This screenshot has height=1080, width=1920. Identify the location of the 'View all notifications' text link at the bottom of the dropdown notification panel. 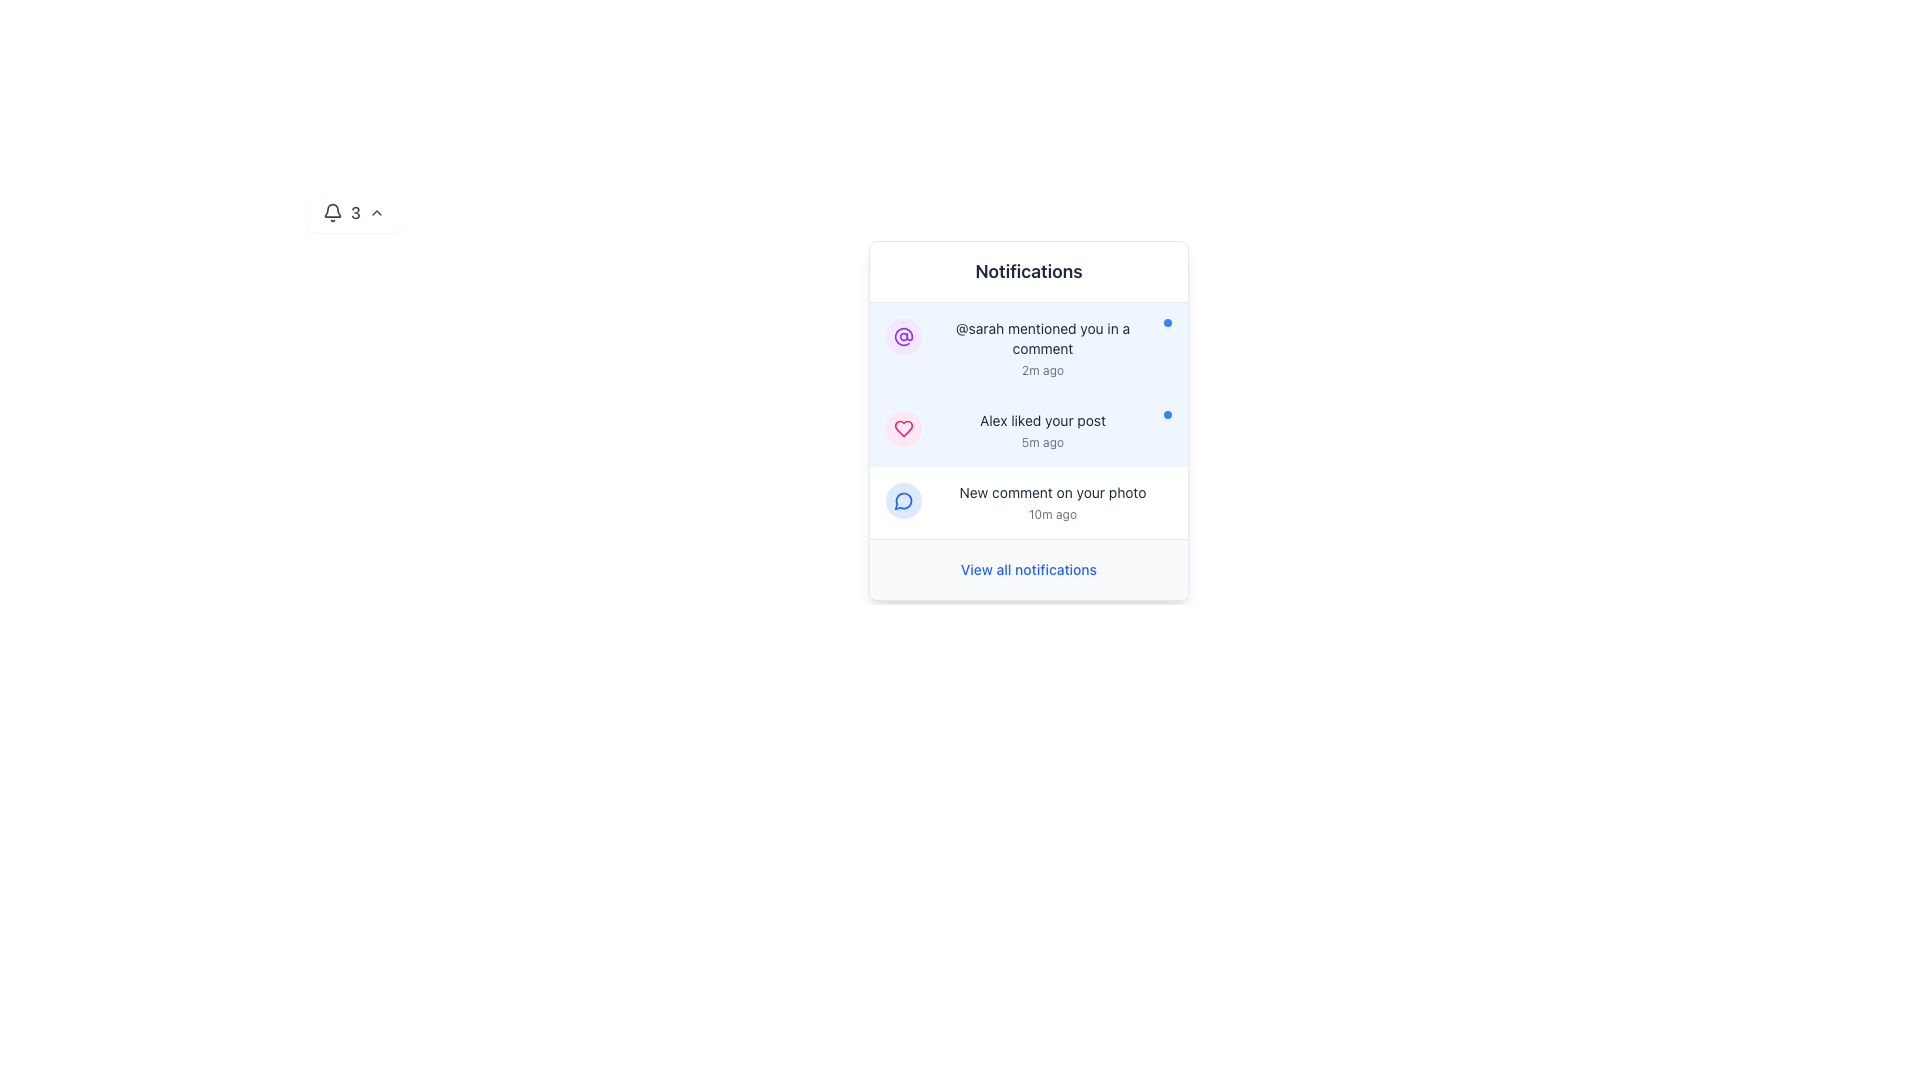
(1028, 569).